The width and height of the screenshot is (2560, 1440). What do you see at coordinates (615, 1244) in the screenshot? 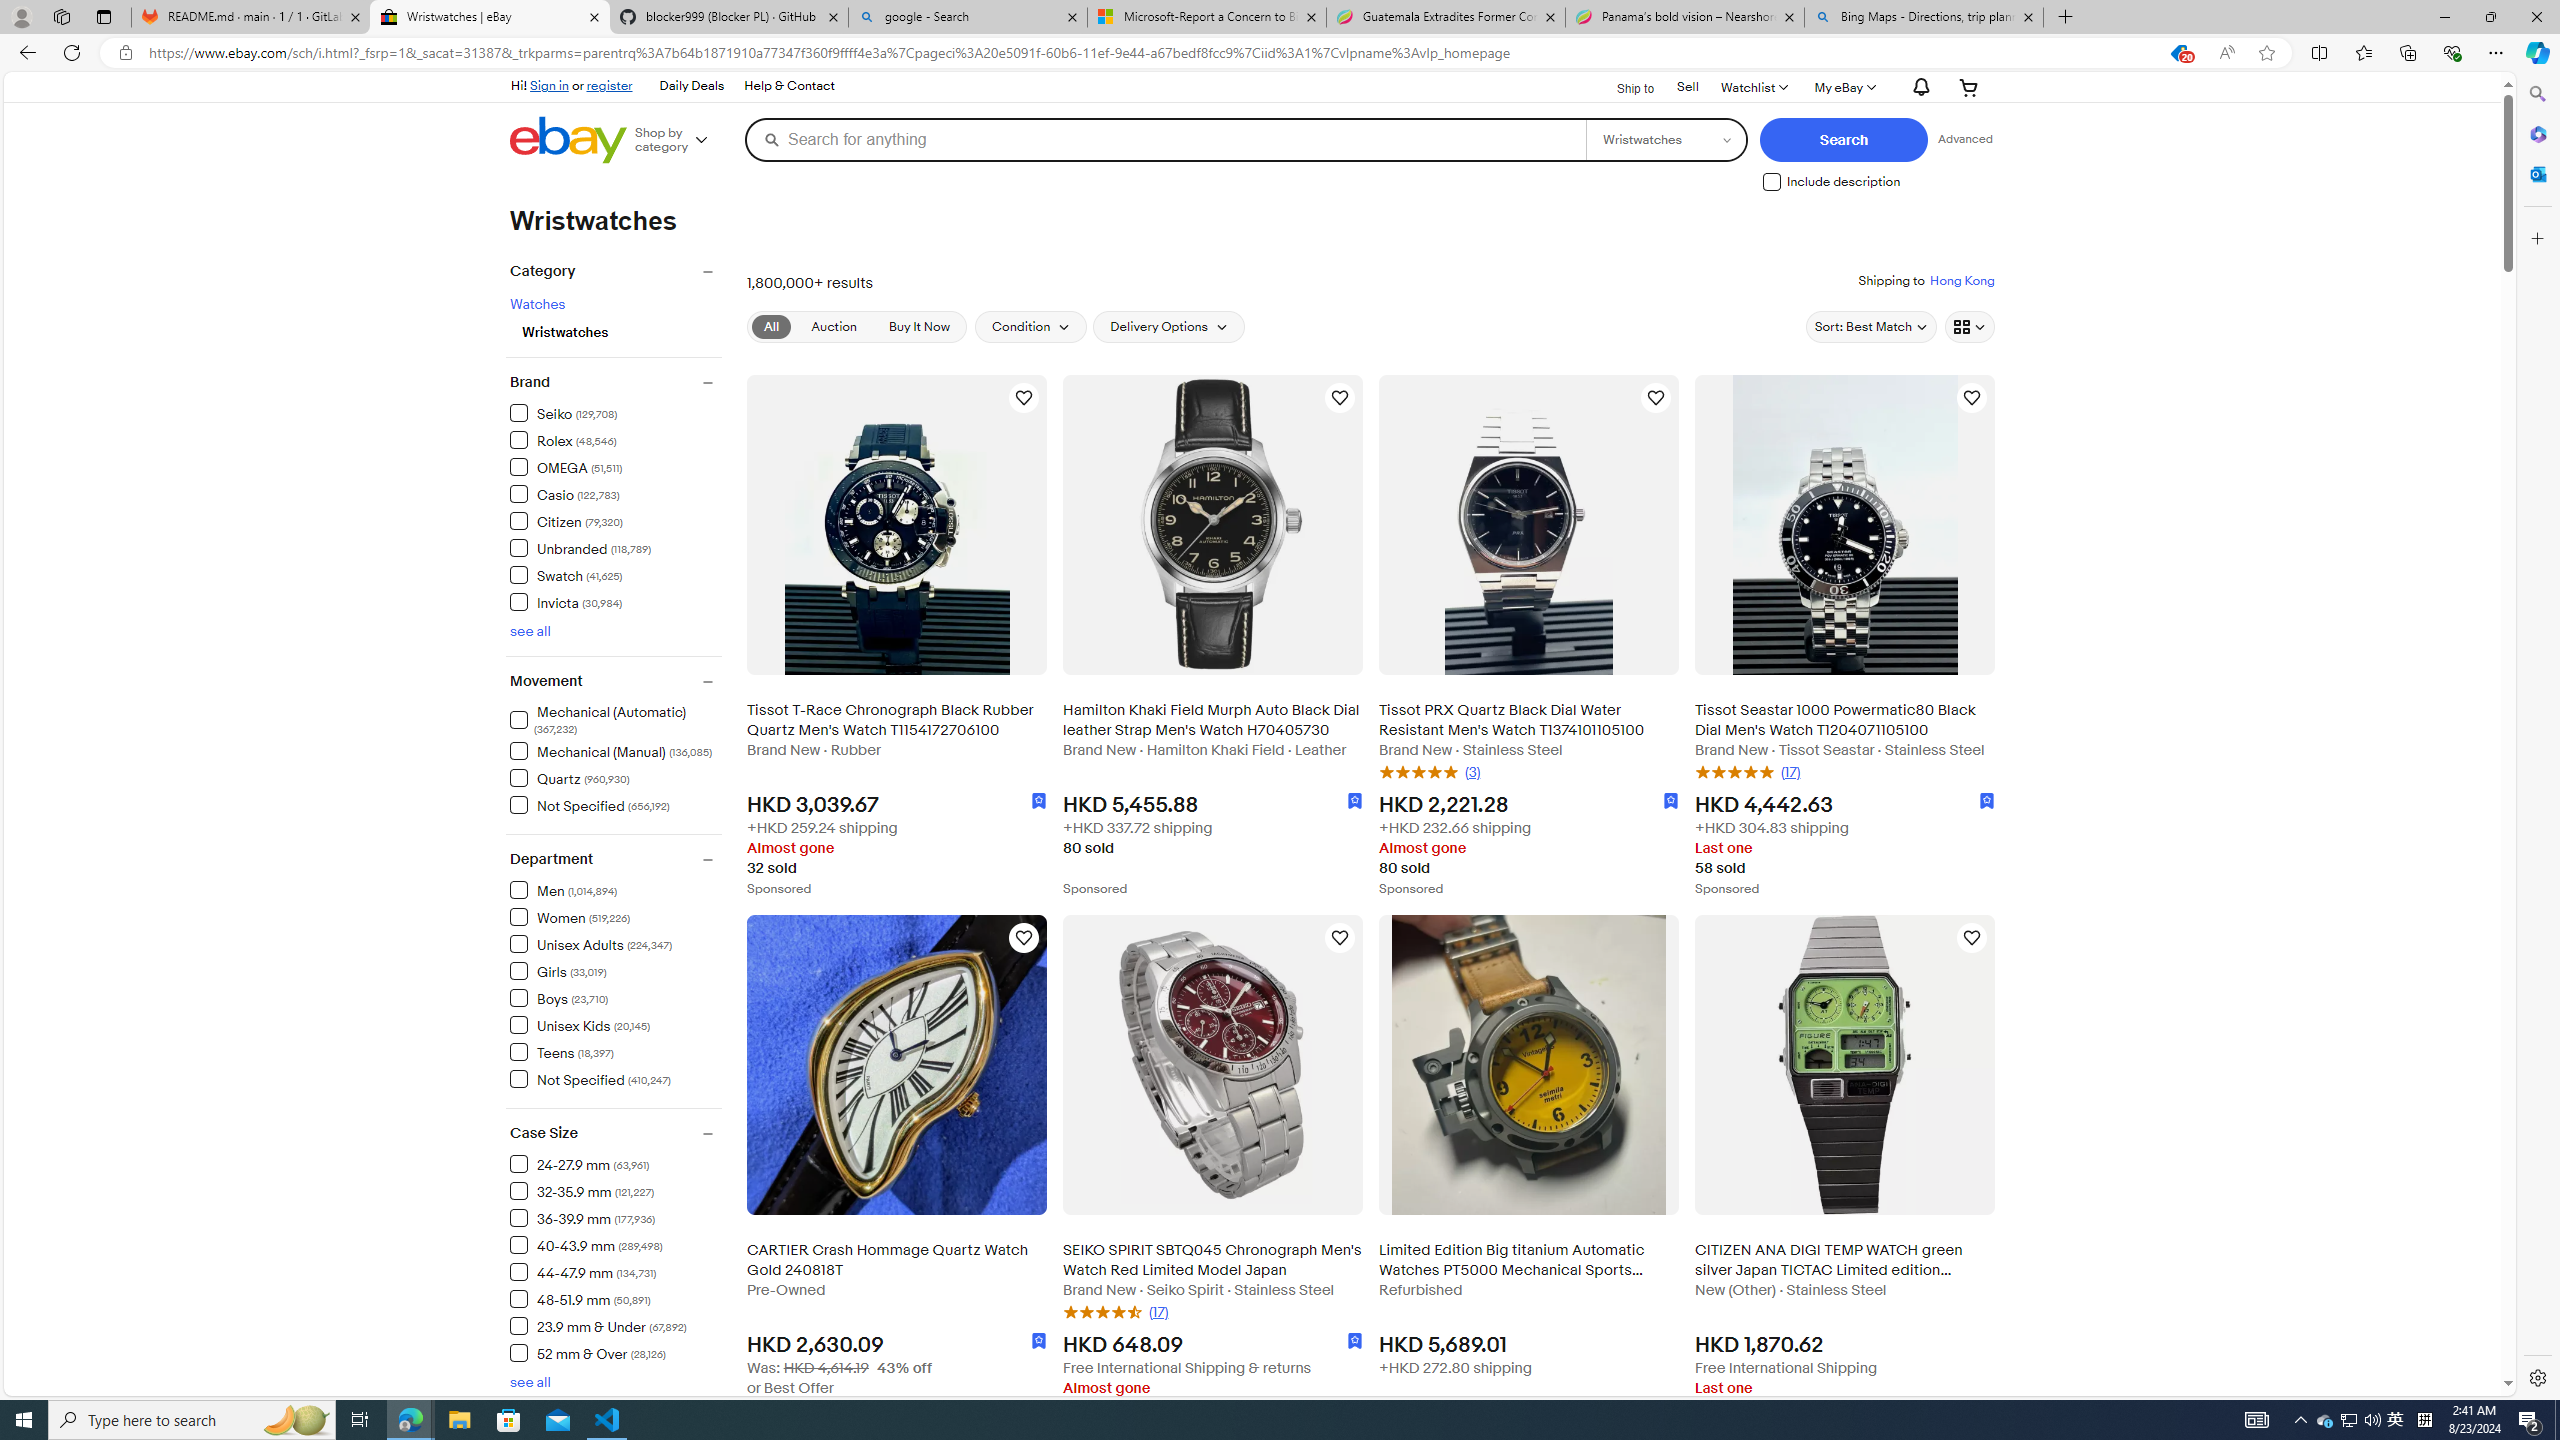
I see `'40-43.9 mm(289,498) Items'` at bounding box center [615, 1244].